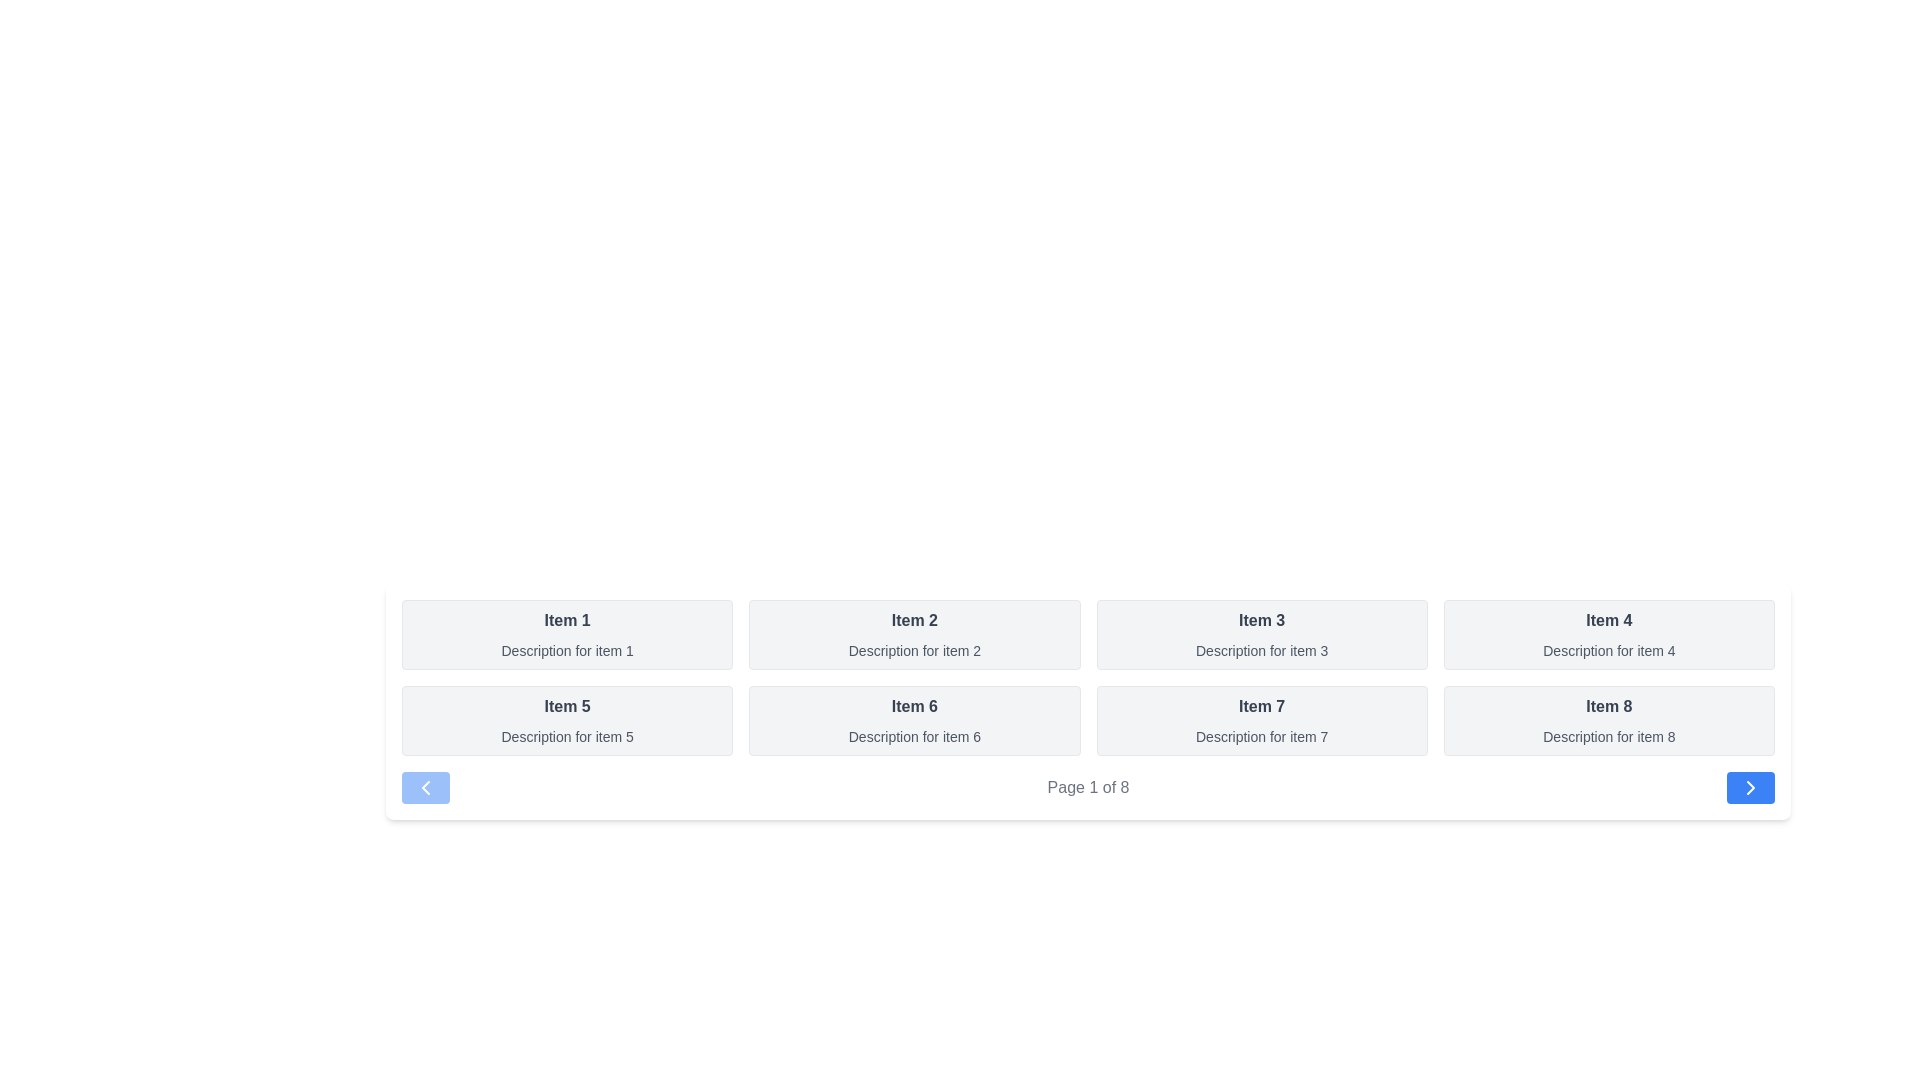 The width and height of the screenshot is (1920, 1080). What do you see at coordinates (1609, 620) in the screenshot?
I see `the text label reading 'Item 4' which is located in the top-right portion of the grid layout, above the description text for item 4` at bounding box center [1609, 620].